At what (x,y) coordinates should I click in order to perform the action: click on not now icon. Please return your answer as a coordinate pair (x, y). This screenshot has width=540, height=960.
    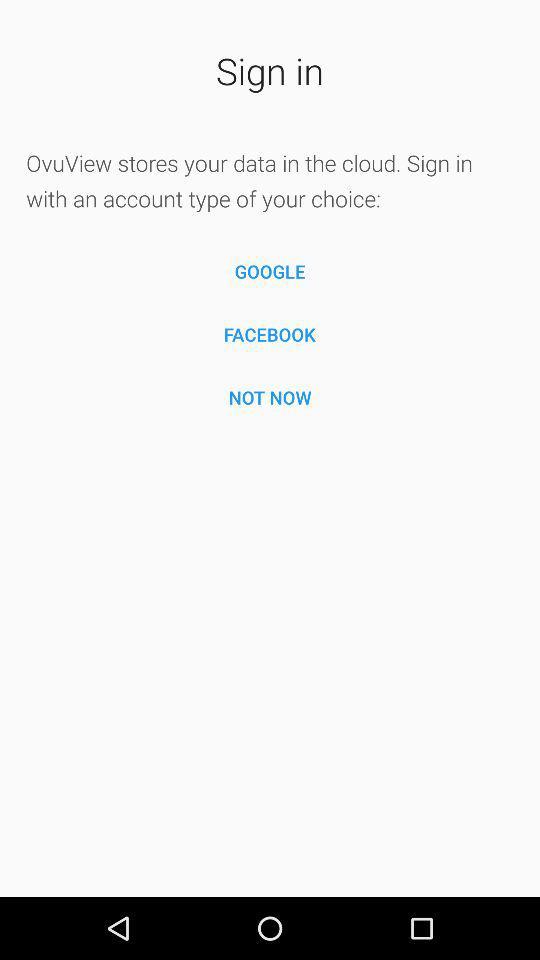
    Looking at the image, I should click on (270, 396).